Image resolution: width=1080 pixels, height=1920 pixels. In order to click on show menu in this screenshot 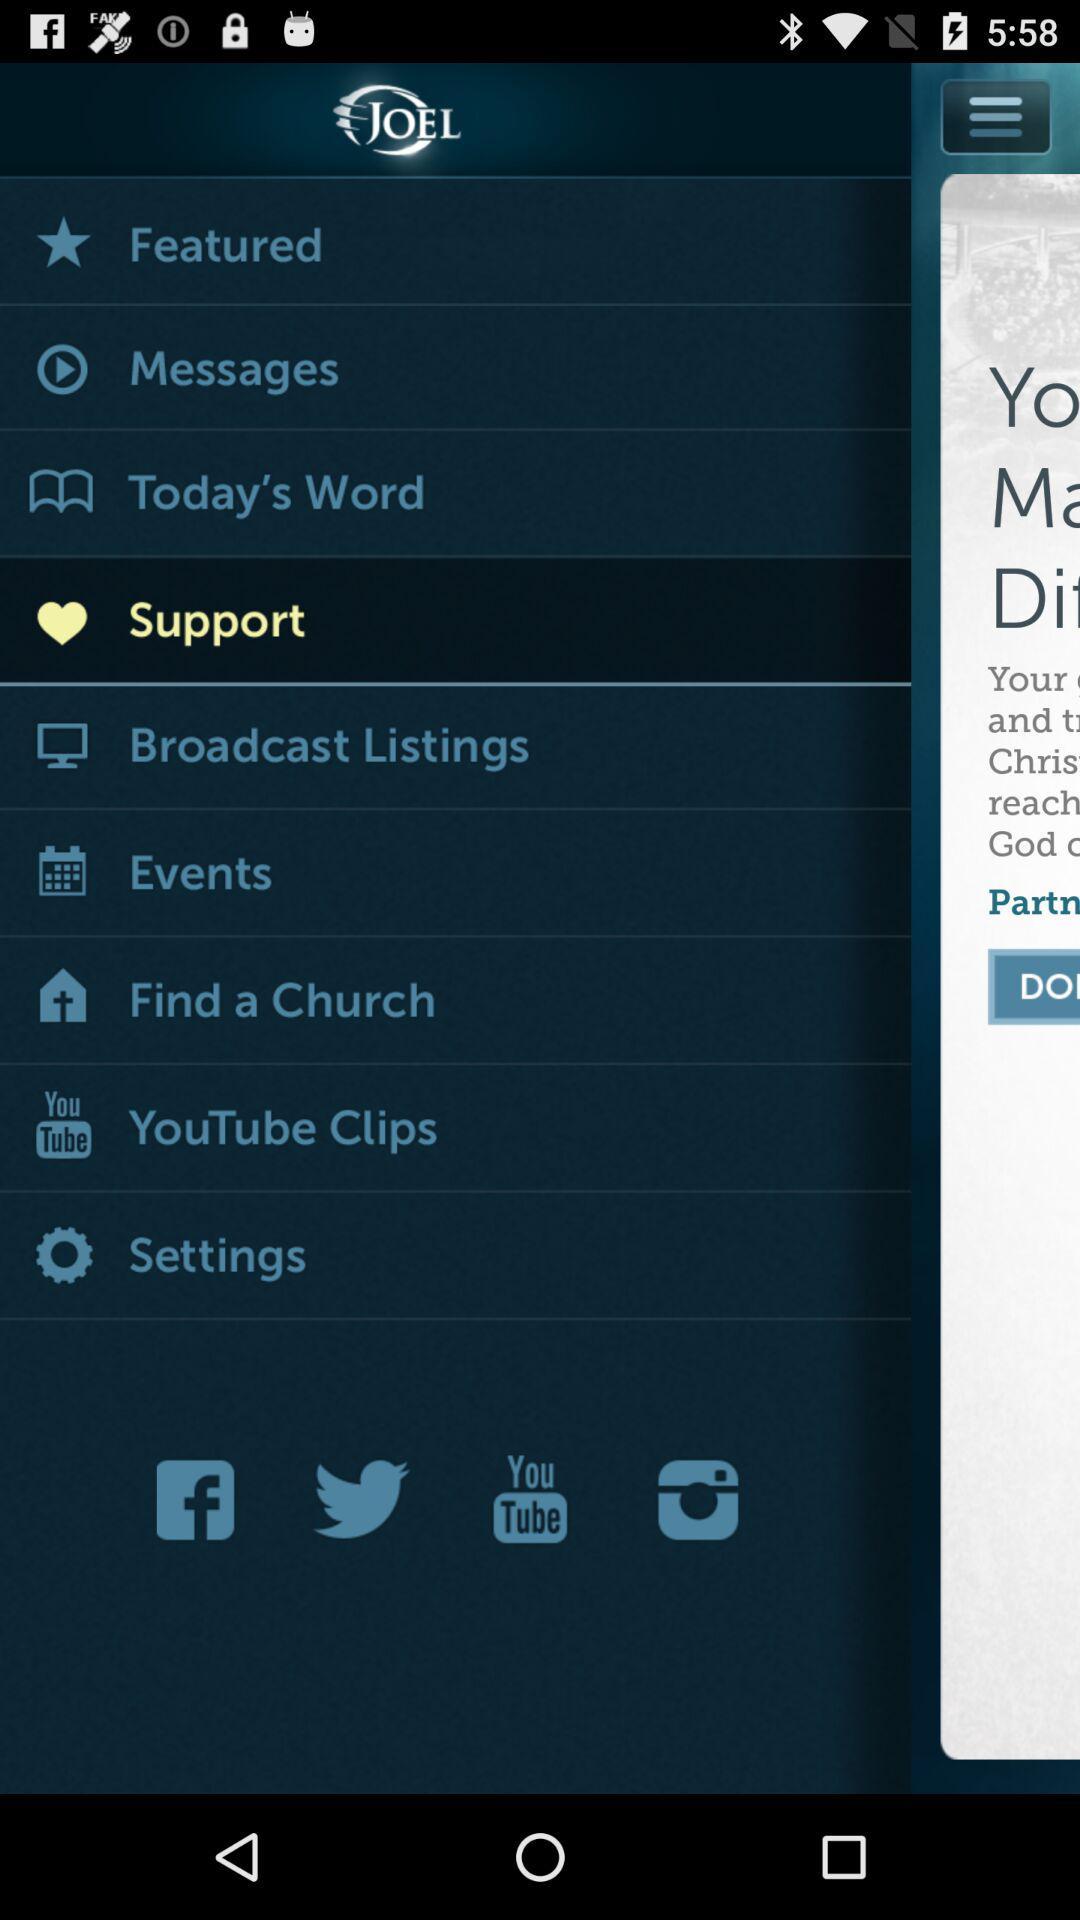, I will do `click(995, 161)`.